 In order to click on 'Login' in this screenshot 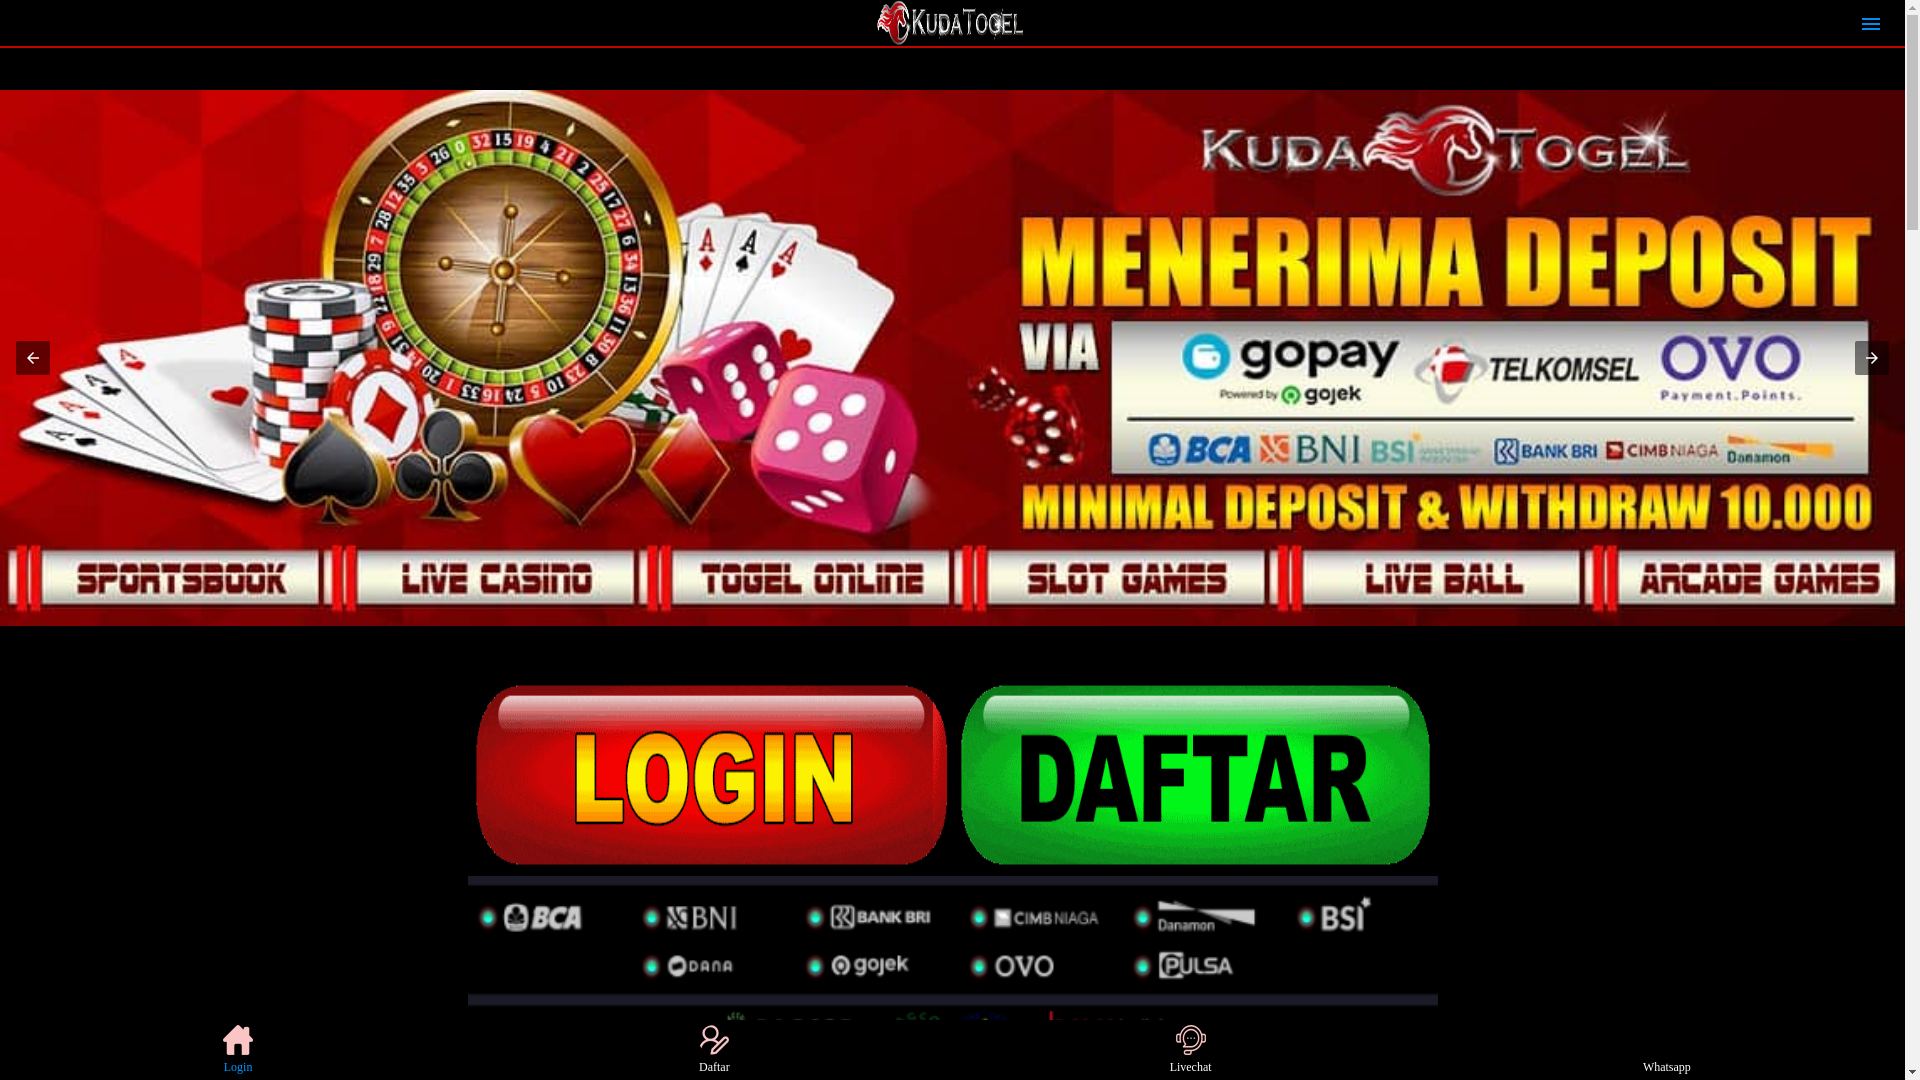, I will do `click(238, 1048)`.